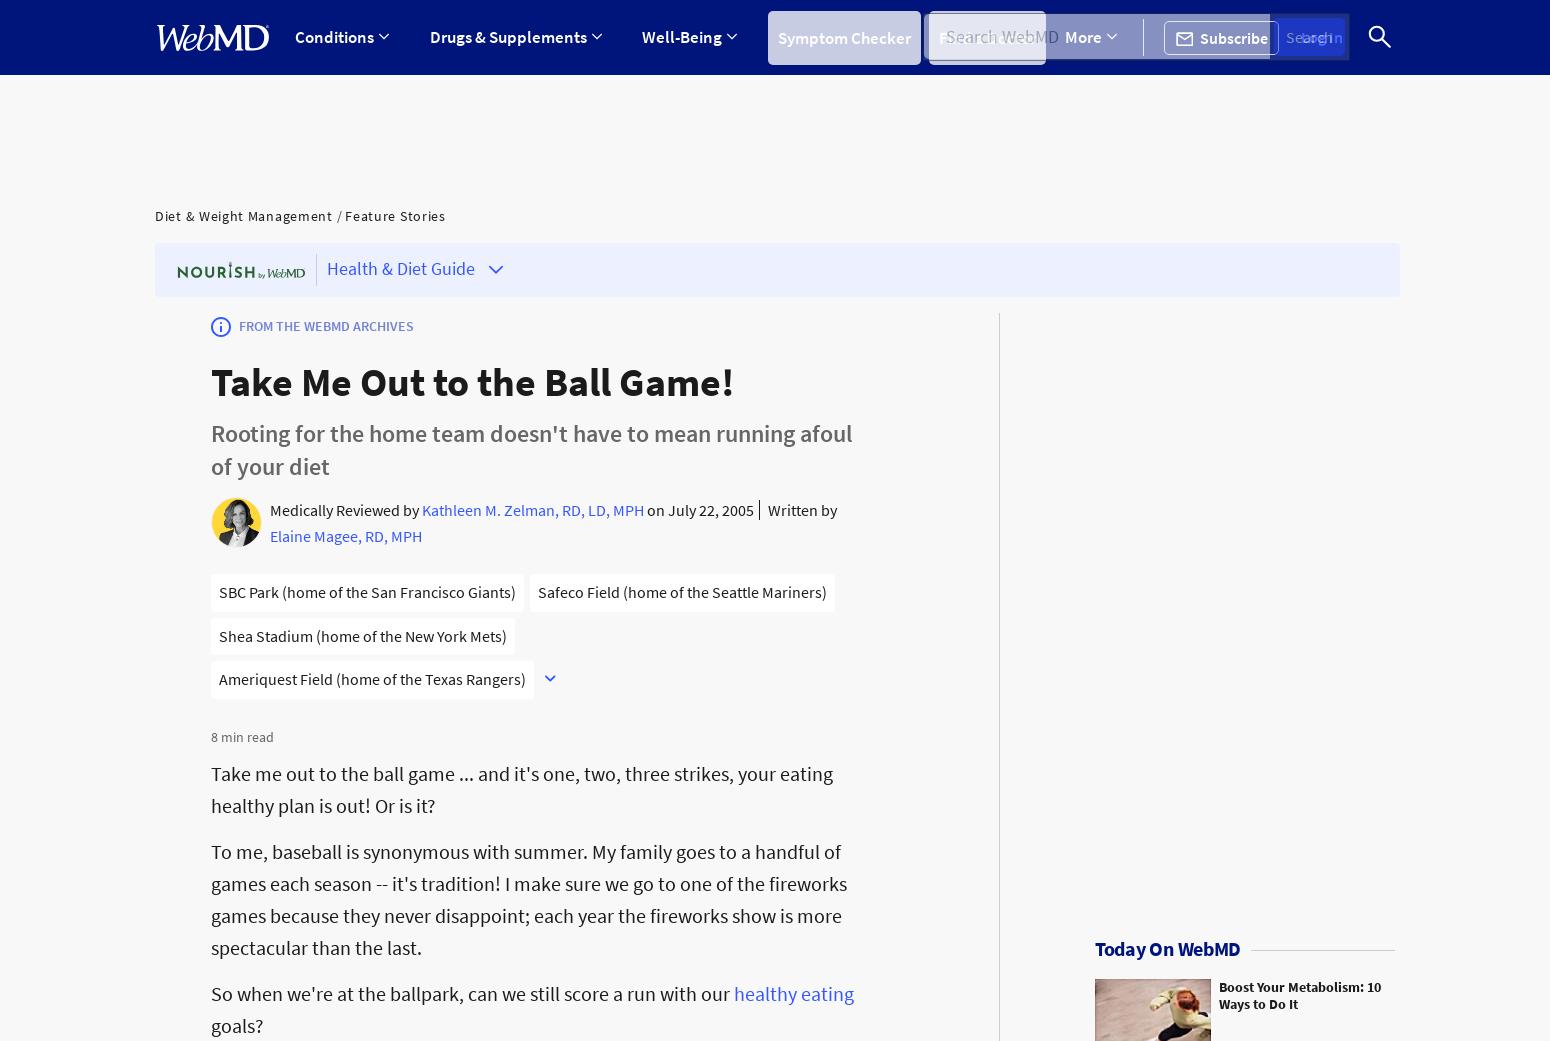 The height and width of the screenshot is (1041, 1550). I want to click on 'News', so click(1051, 126).